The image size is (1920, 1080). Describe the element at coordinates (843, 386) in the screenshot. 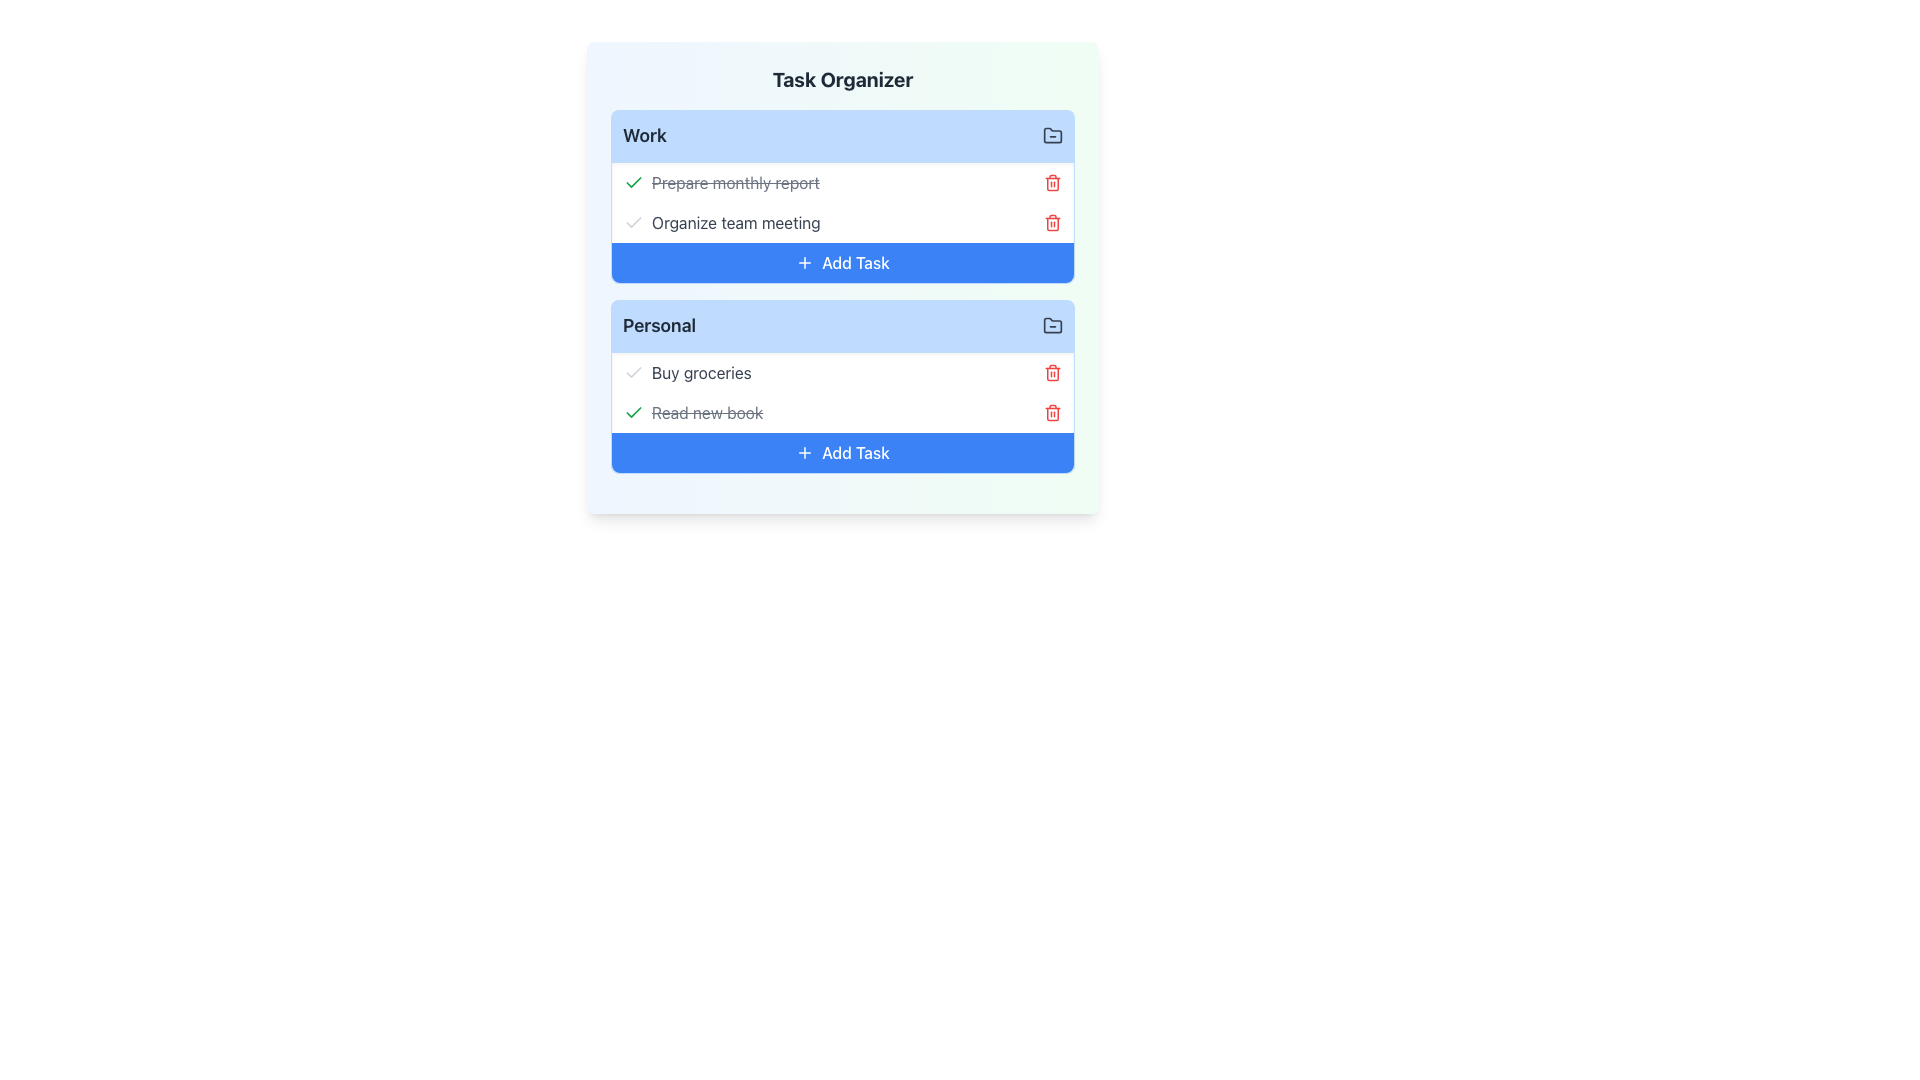

I see `to reorder tasks within the 'Personal' section of the task organizer interface, identifiable by its light blue header labeled 'Personal'` at that location.